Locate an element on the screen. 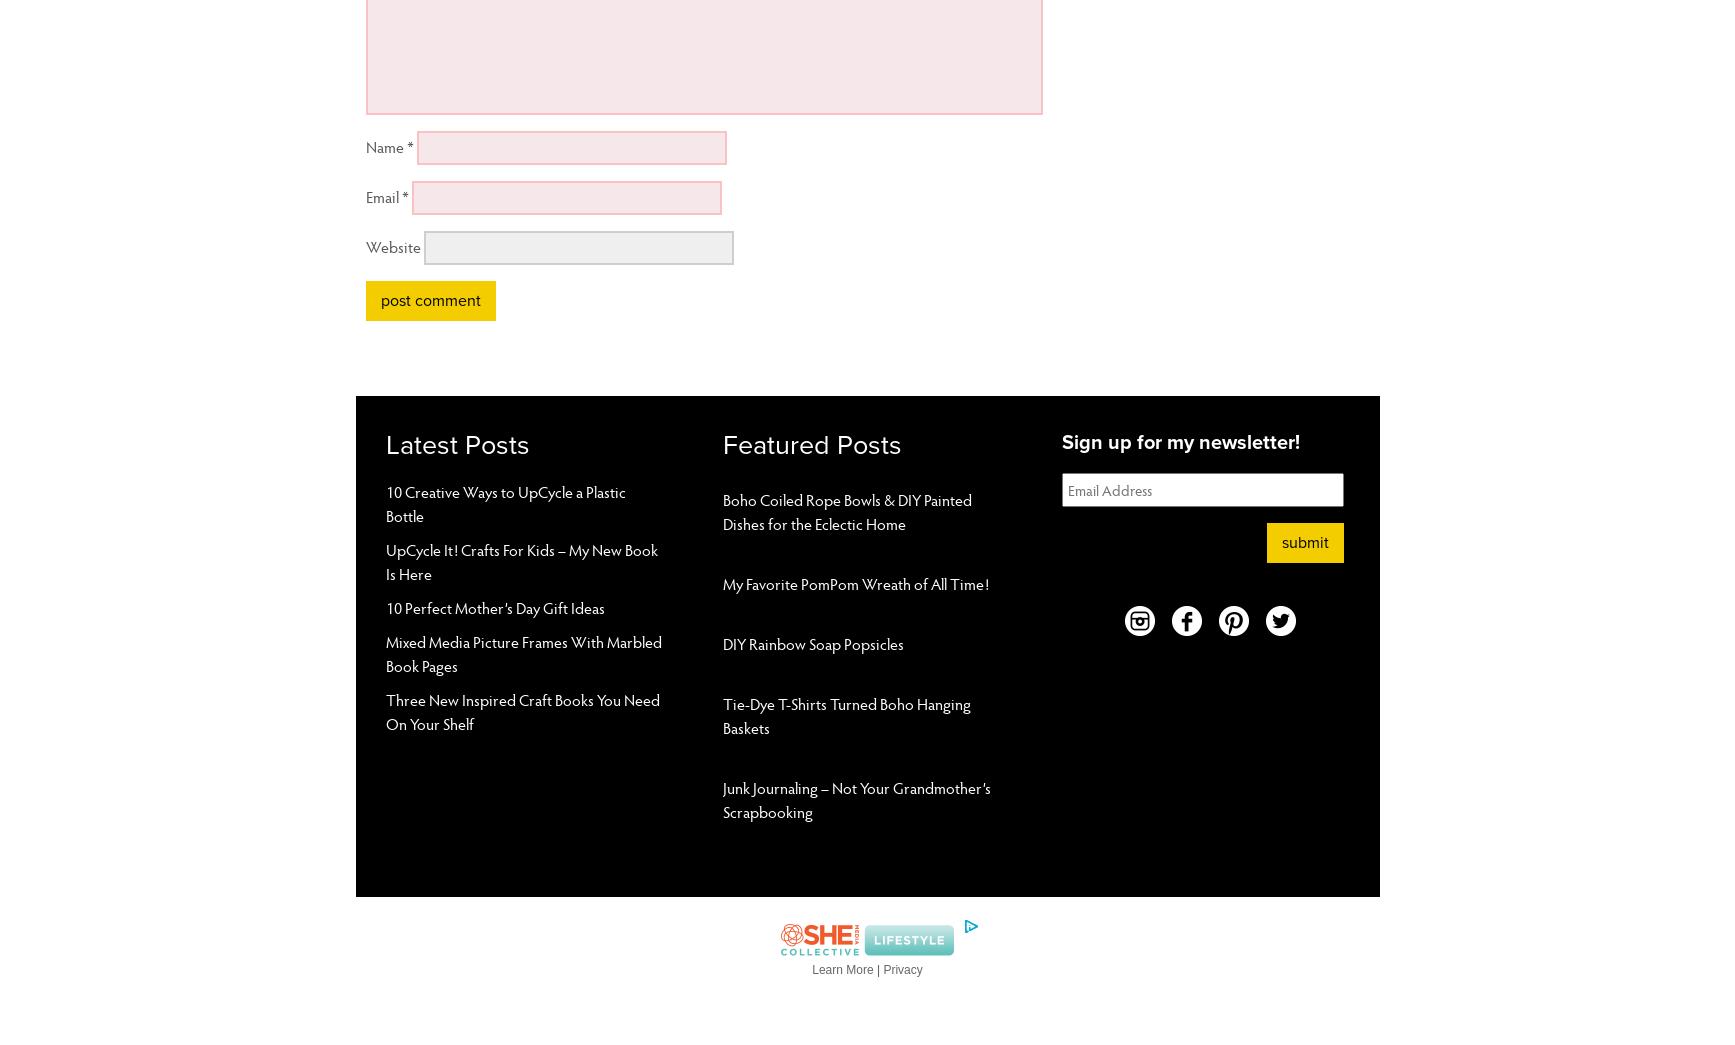 This screenshot has width=1735, height=1045. 'Website' is located at coordinates (392, 244).